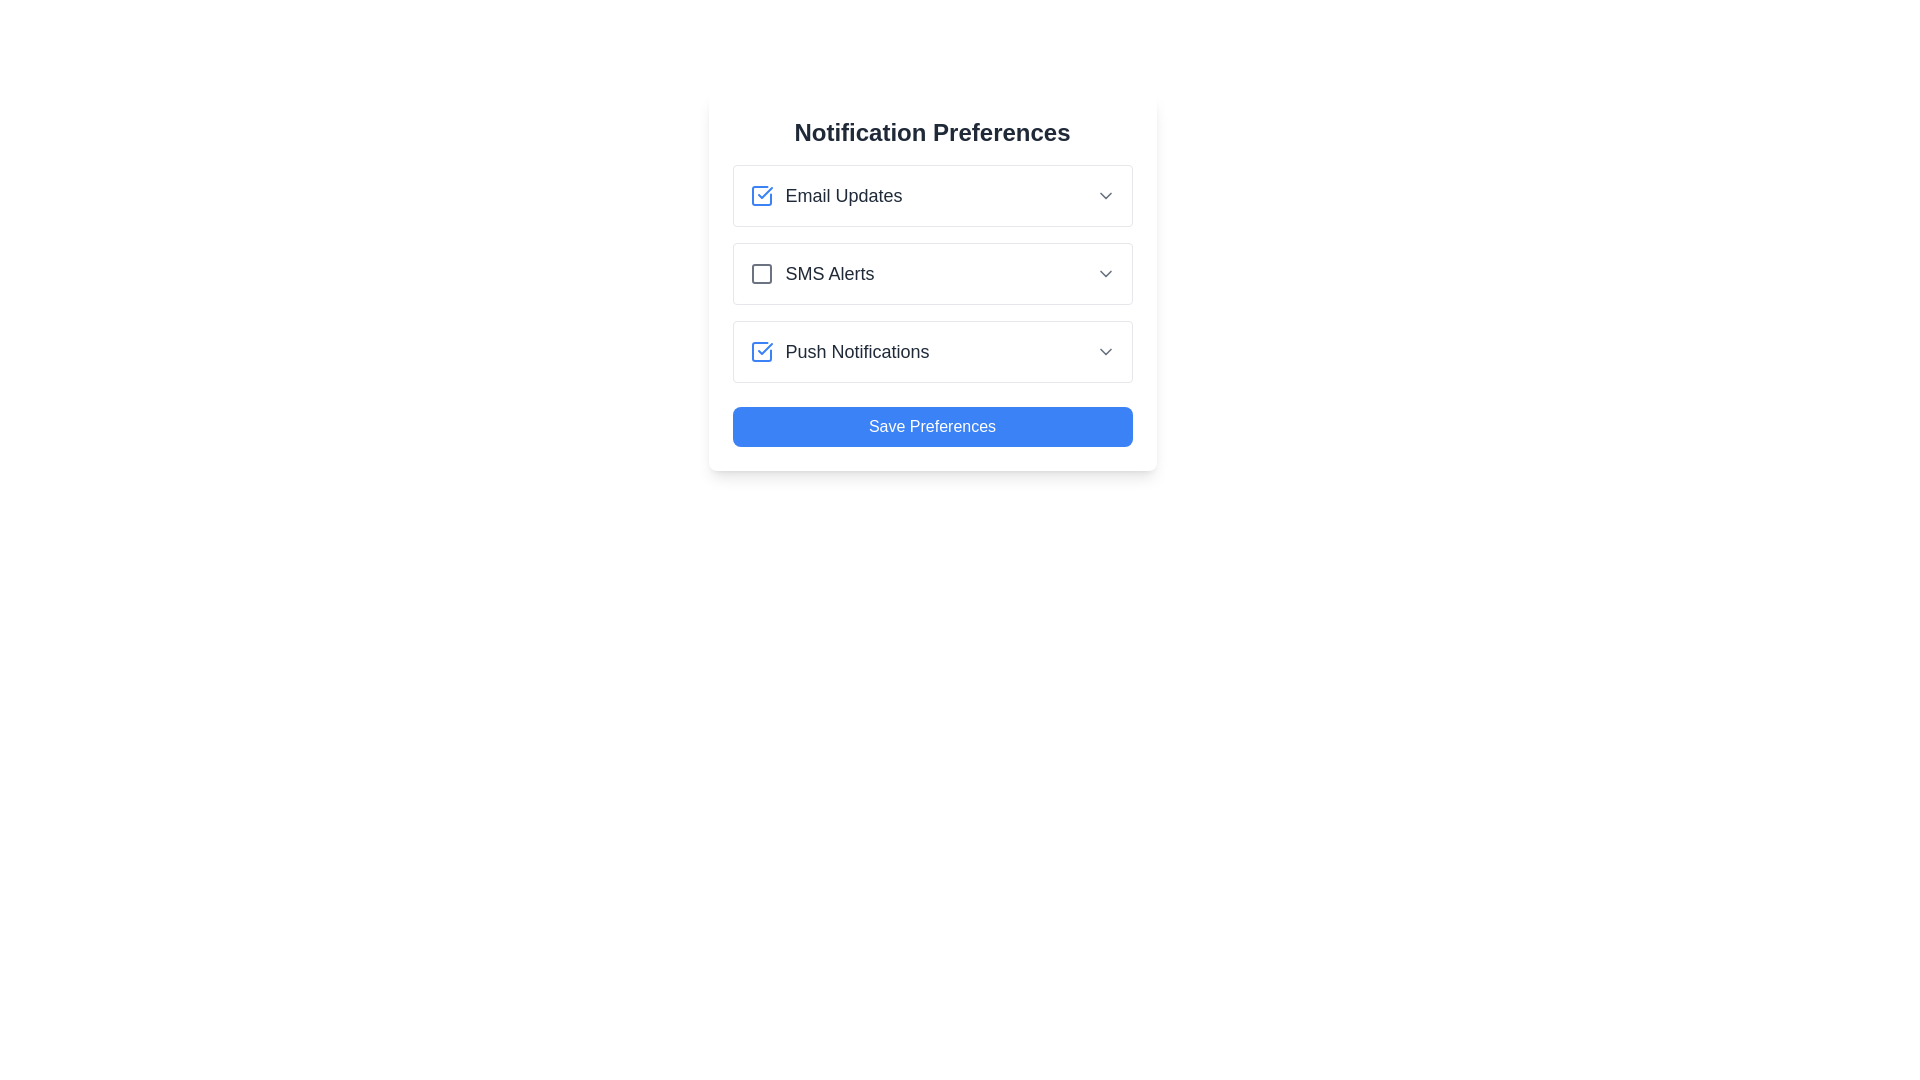 The image size is (1920, 1080). What do you see at coordinates (857, 350) in the screenshot?
I see `the Text label for 'Push Notifications', which is positioned horizontally between a checkbox and a dropdown button in the third row of notification preferences` at bounding box center [857, 350].